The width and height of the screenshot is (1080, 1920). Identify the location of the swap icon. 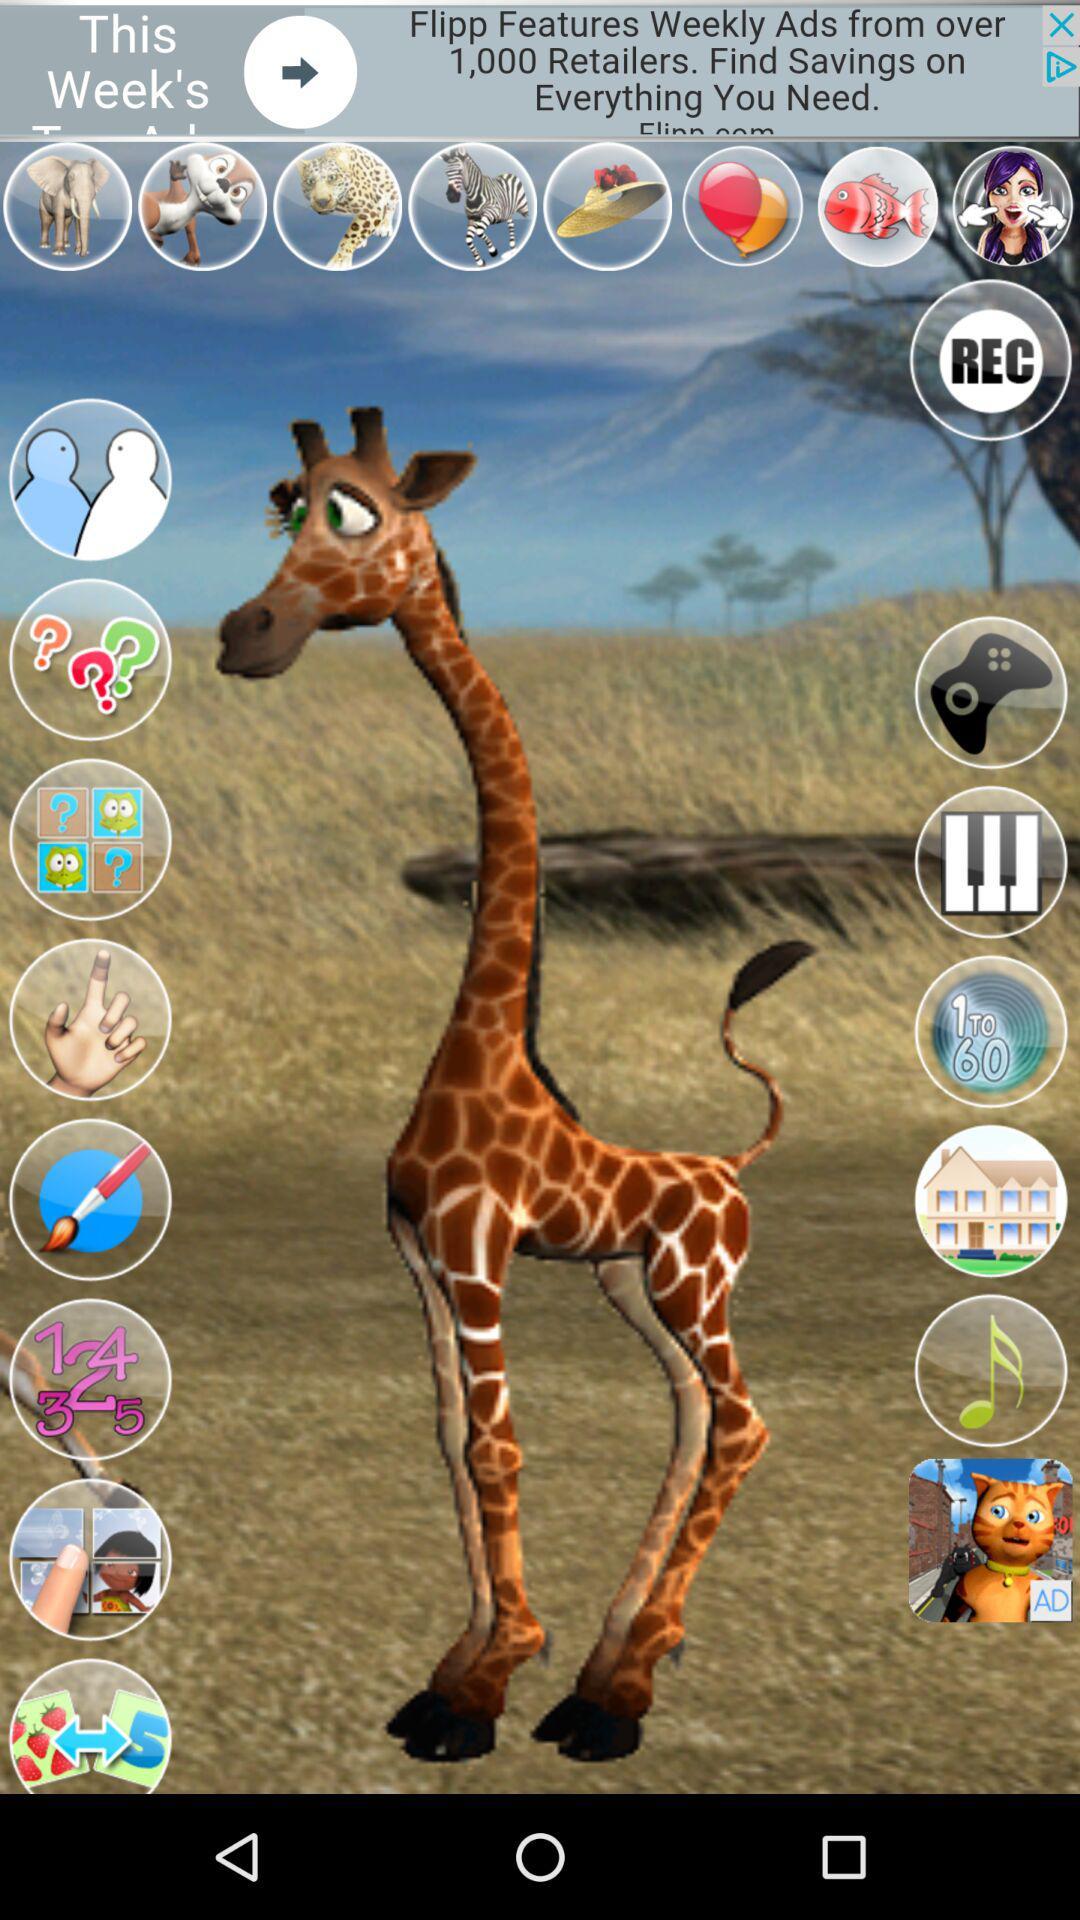
(88, 1842).